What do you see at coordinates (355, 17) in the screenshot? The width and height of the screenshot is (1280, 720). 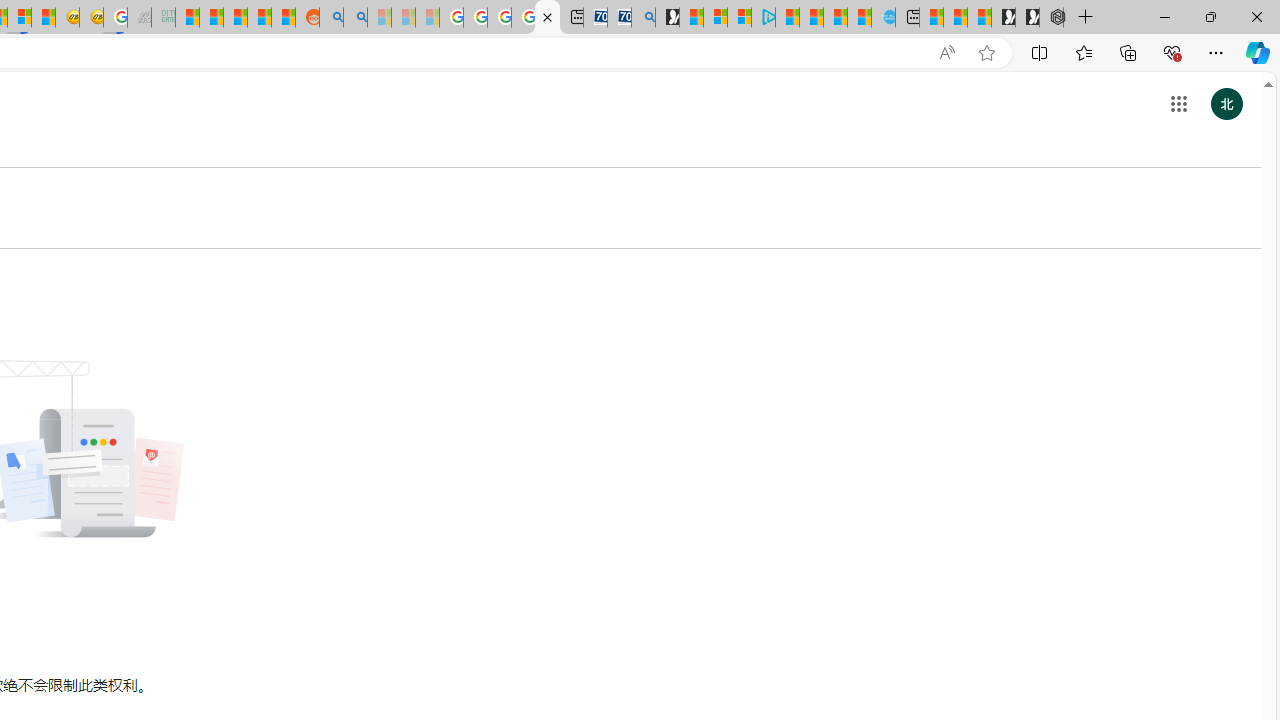 I see `'Utah sues federal government - Search'` at bounding box center [355, 17].